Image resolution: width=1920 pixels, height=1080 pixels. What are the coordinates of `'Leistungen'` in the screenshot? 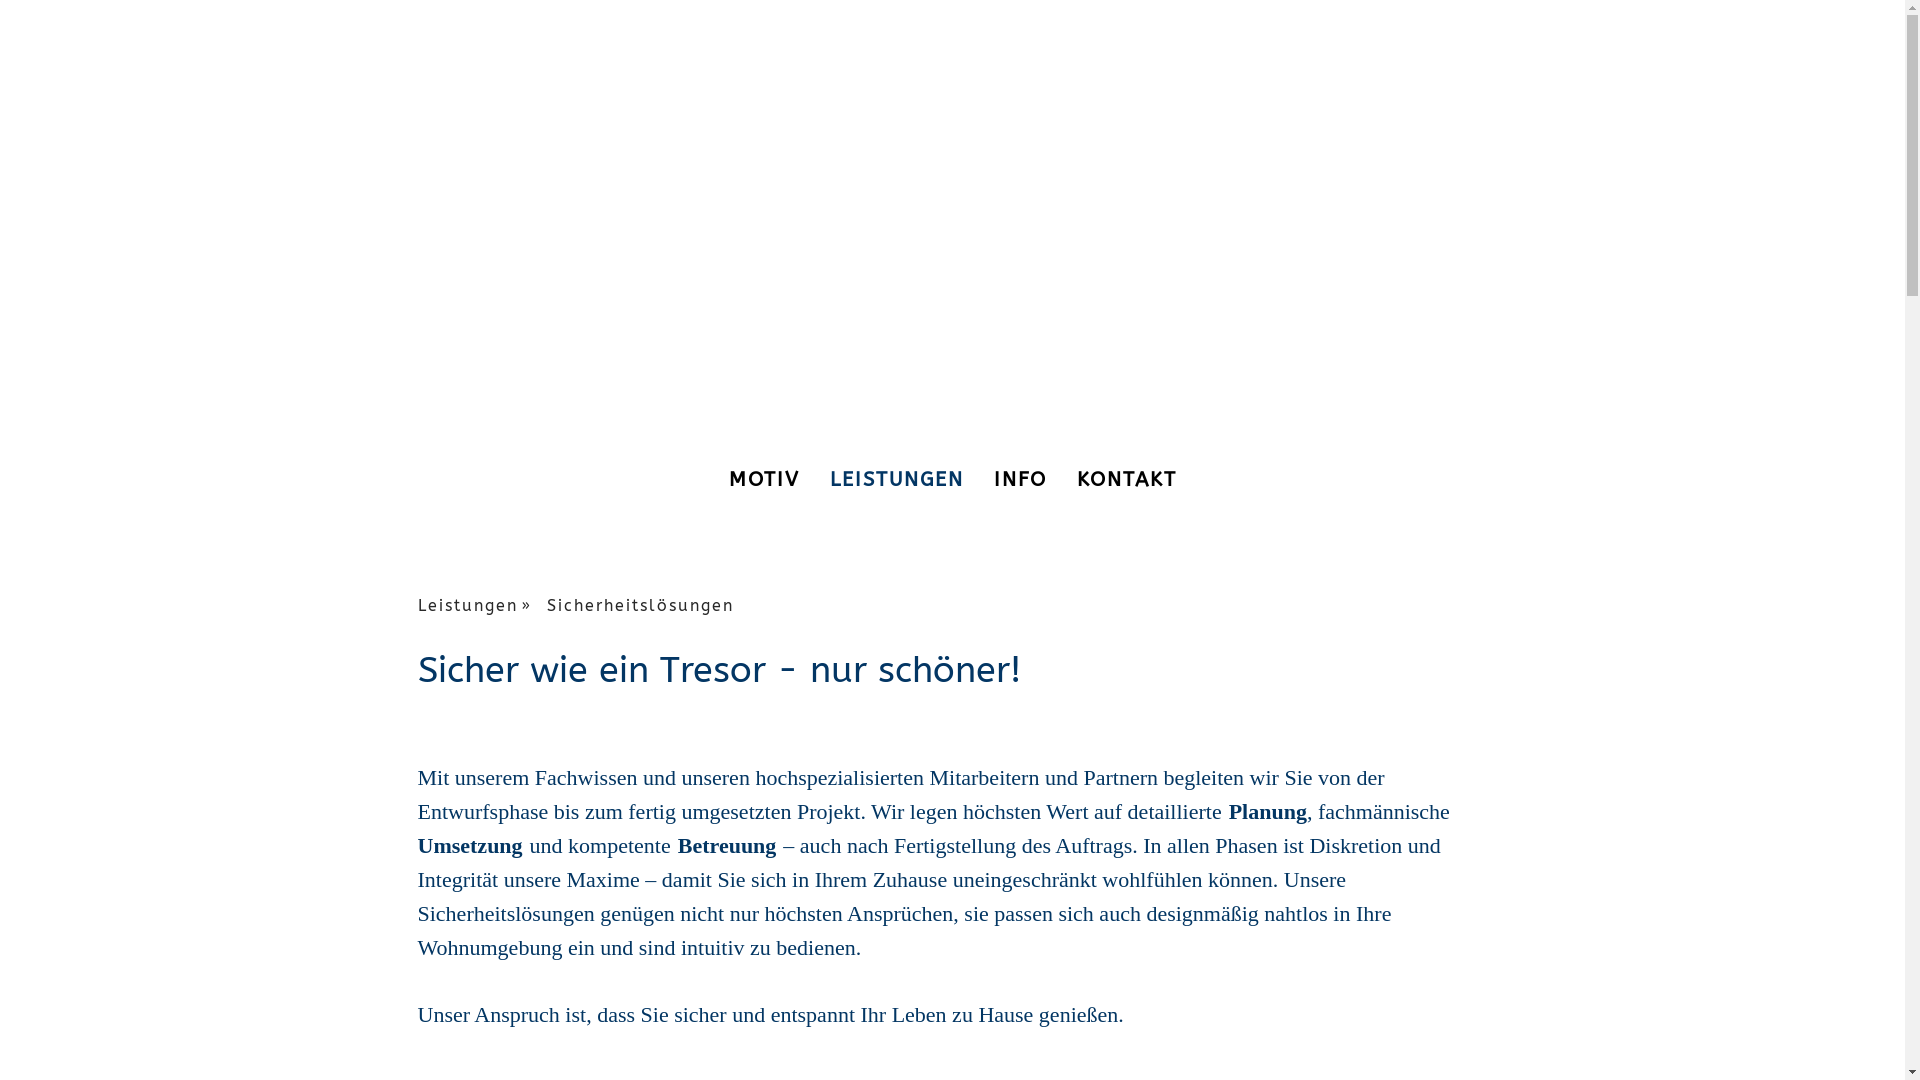 It's located at (482, 604).